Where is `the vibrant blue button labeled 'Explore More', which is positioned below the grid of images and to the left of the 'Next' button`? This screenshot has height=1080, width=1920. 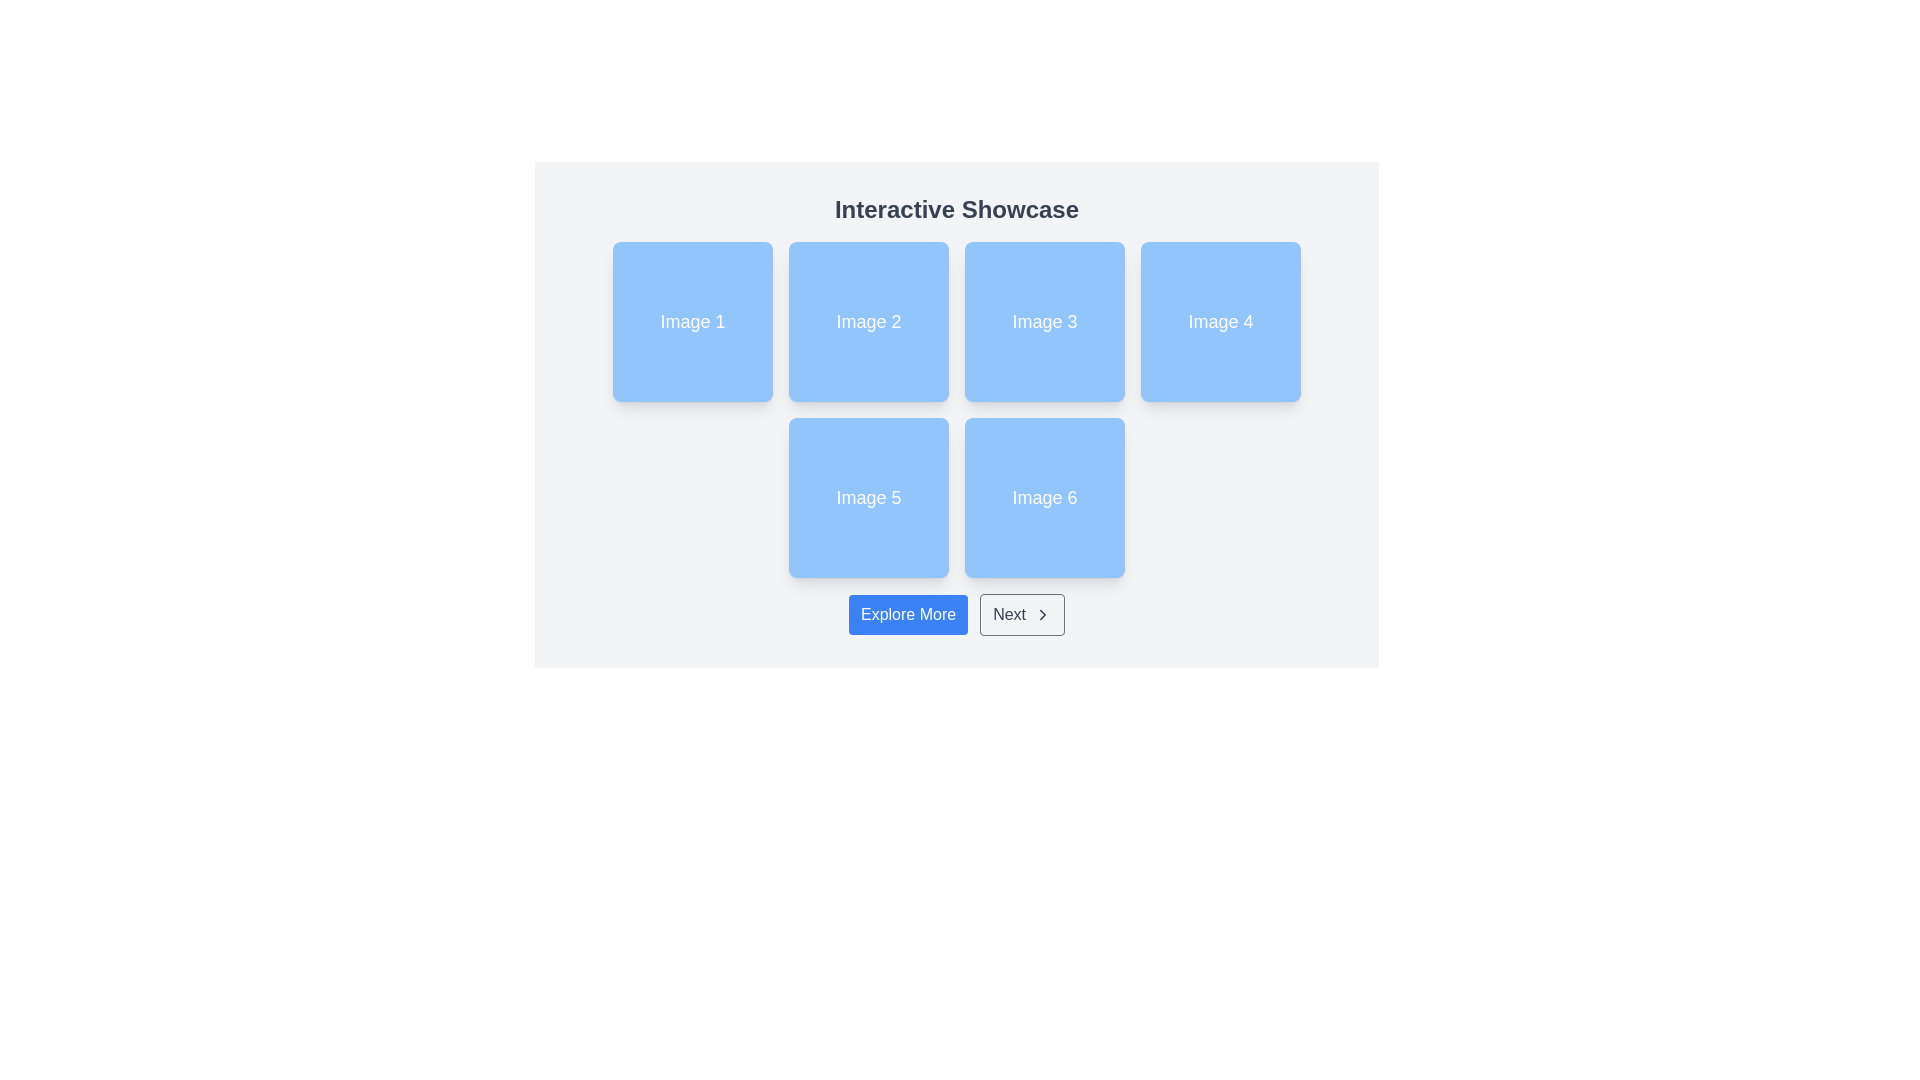
the vibrant blue button labeled 'Explore More', which is positioned below the grid of images and to the left of the 'Next' button is located at coordinates (907, 613).